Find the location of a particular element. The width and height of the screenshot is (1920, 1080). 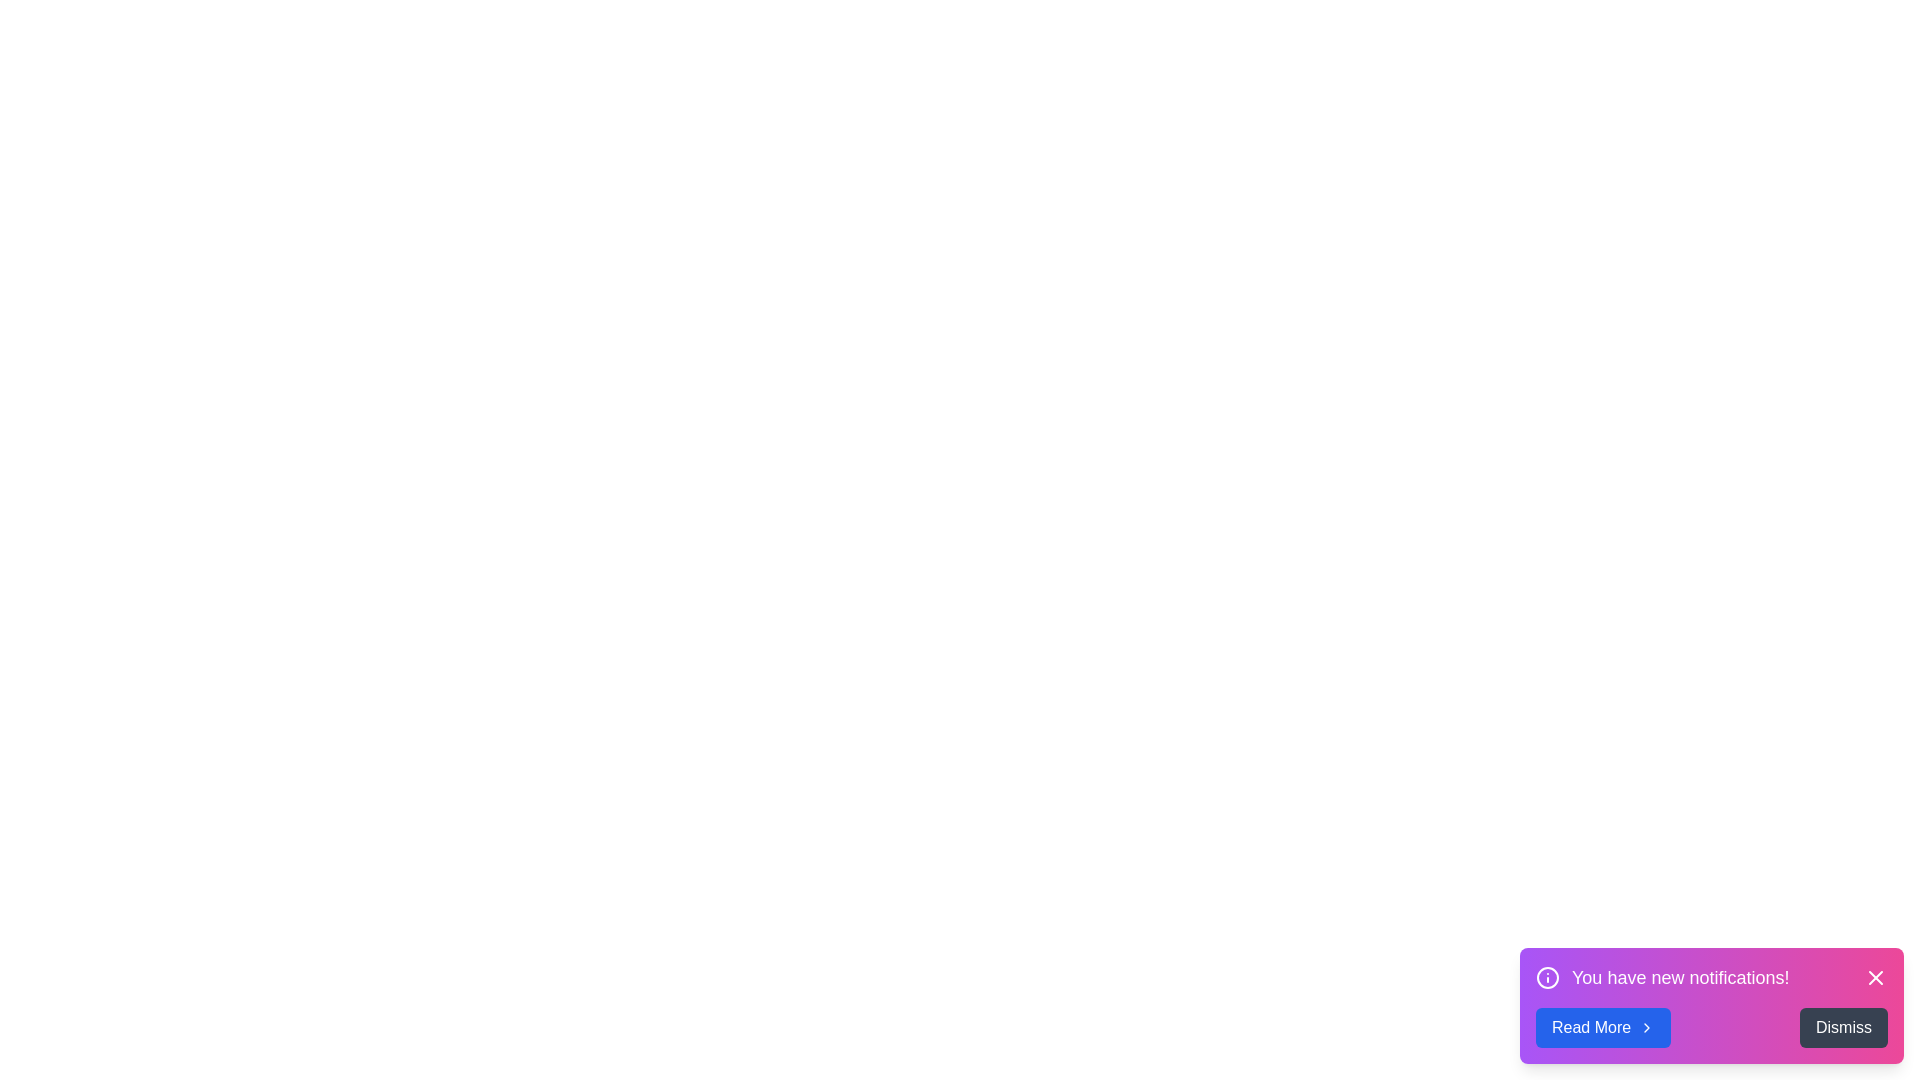

the circular icon with an information symbol inside, which has a purple background, located in the bottom-right corner of the notification card, next to the text 'You have new notifications!' is located at coordinates (1547, 977).